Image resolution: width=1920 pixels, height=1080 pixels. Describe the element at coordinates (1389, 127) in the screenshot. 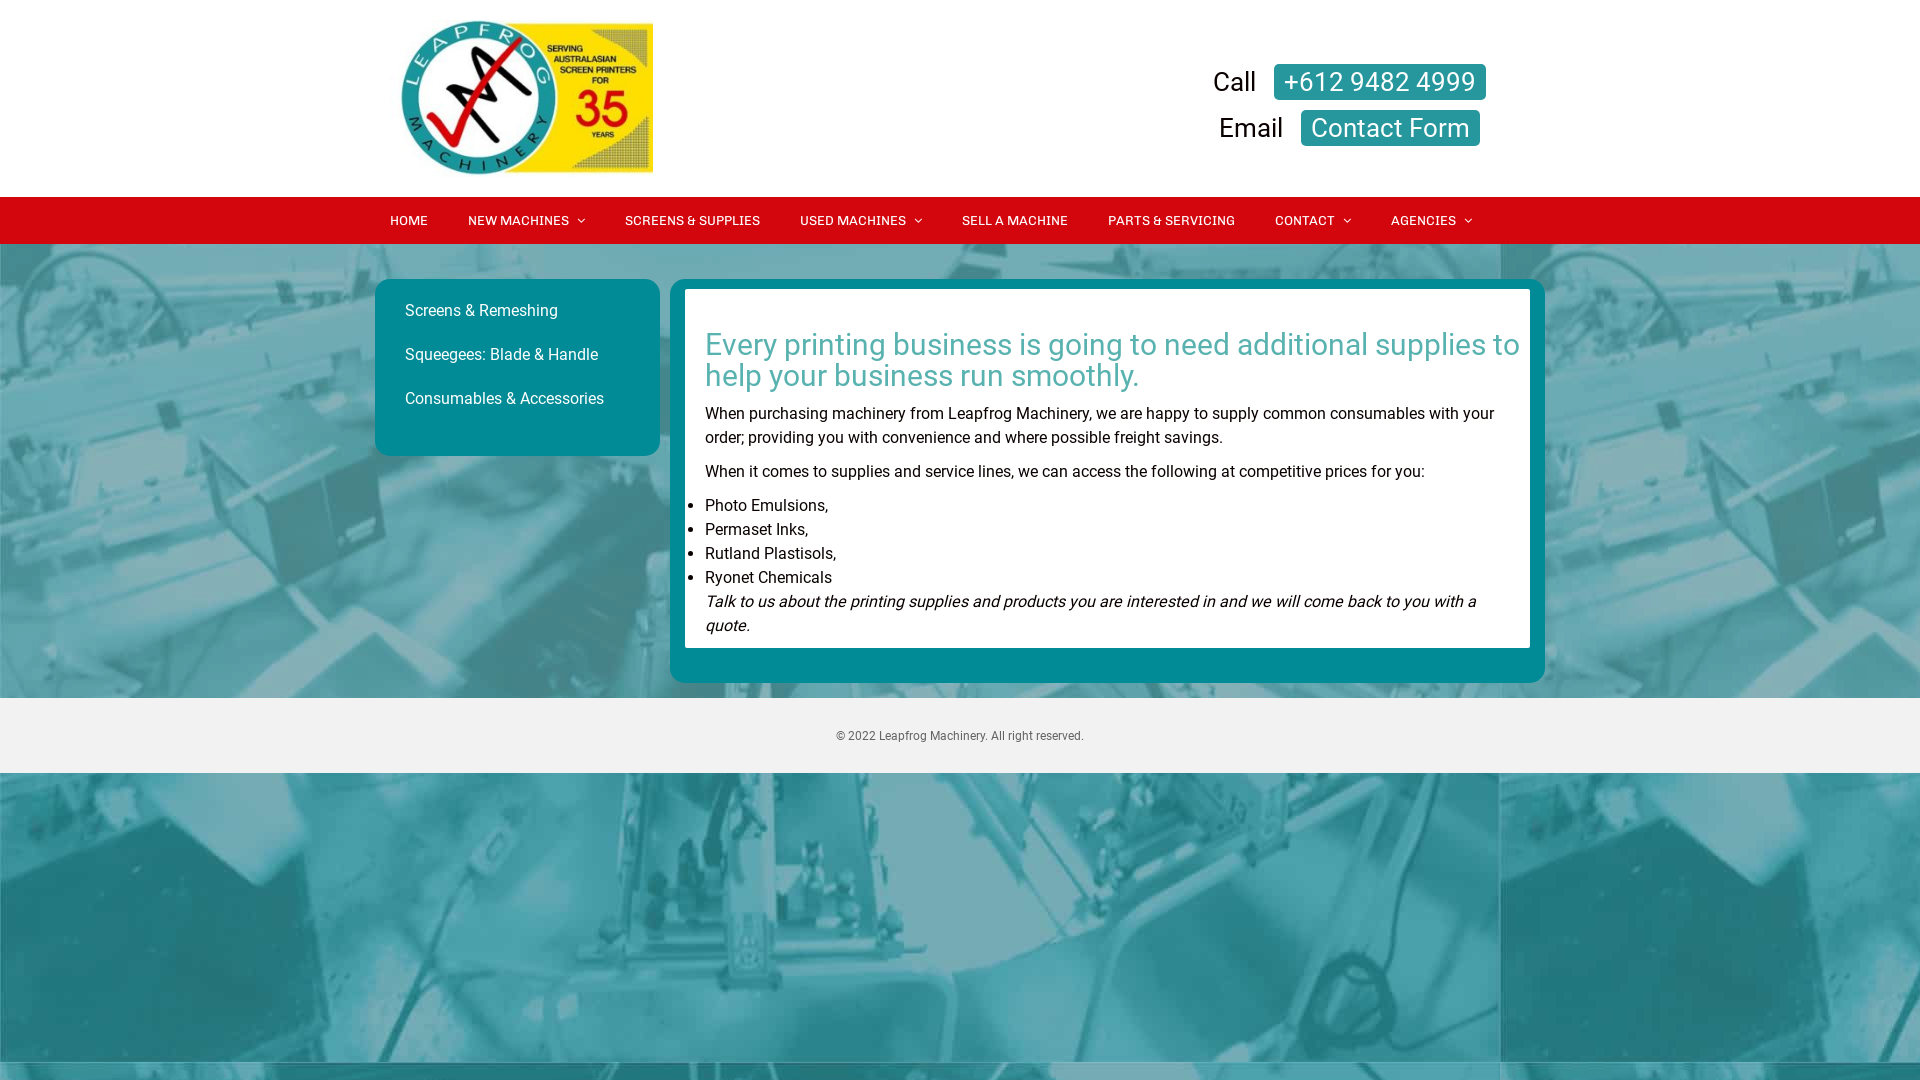

I see `'Contact Form'` at that location.